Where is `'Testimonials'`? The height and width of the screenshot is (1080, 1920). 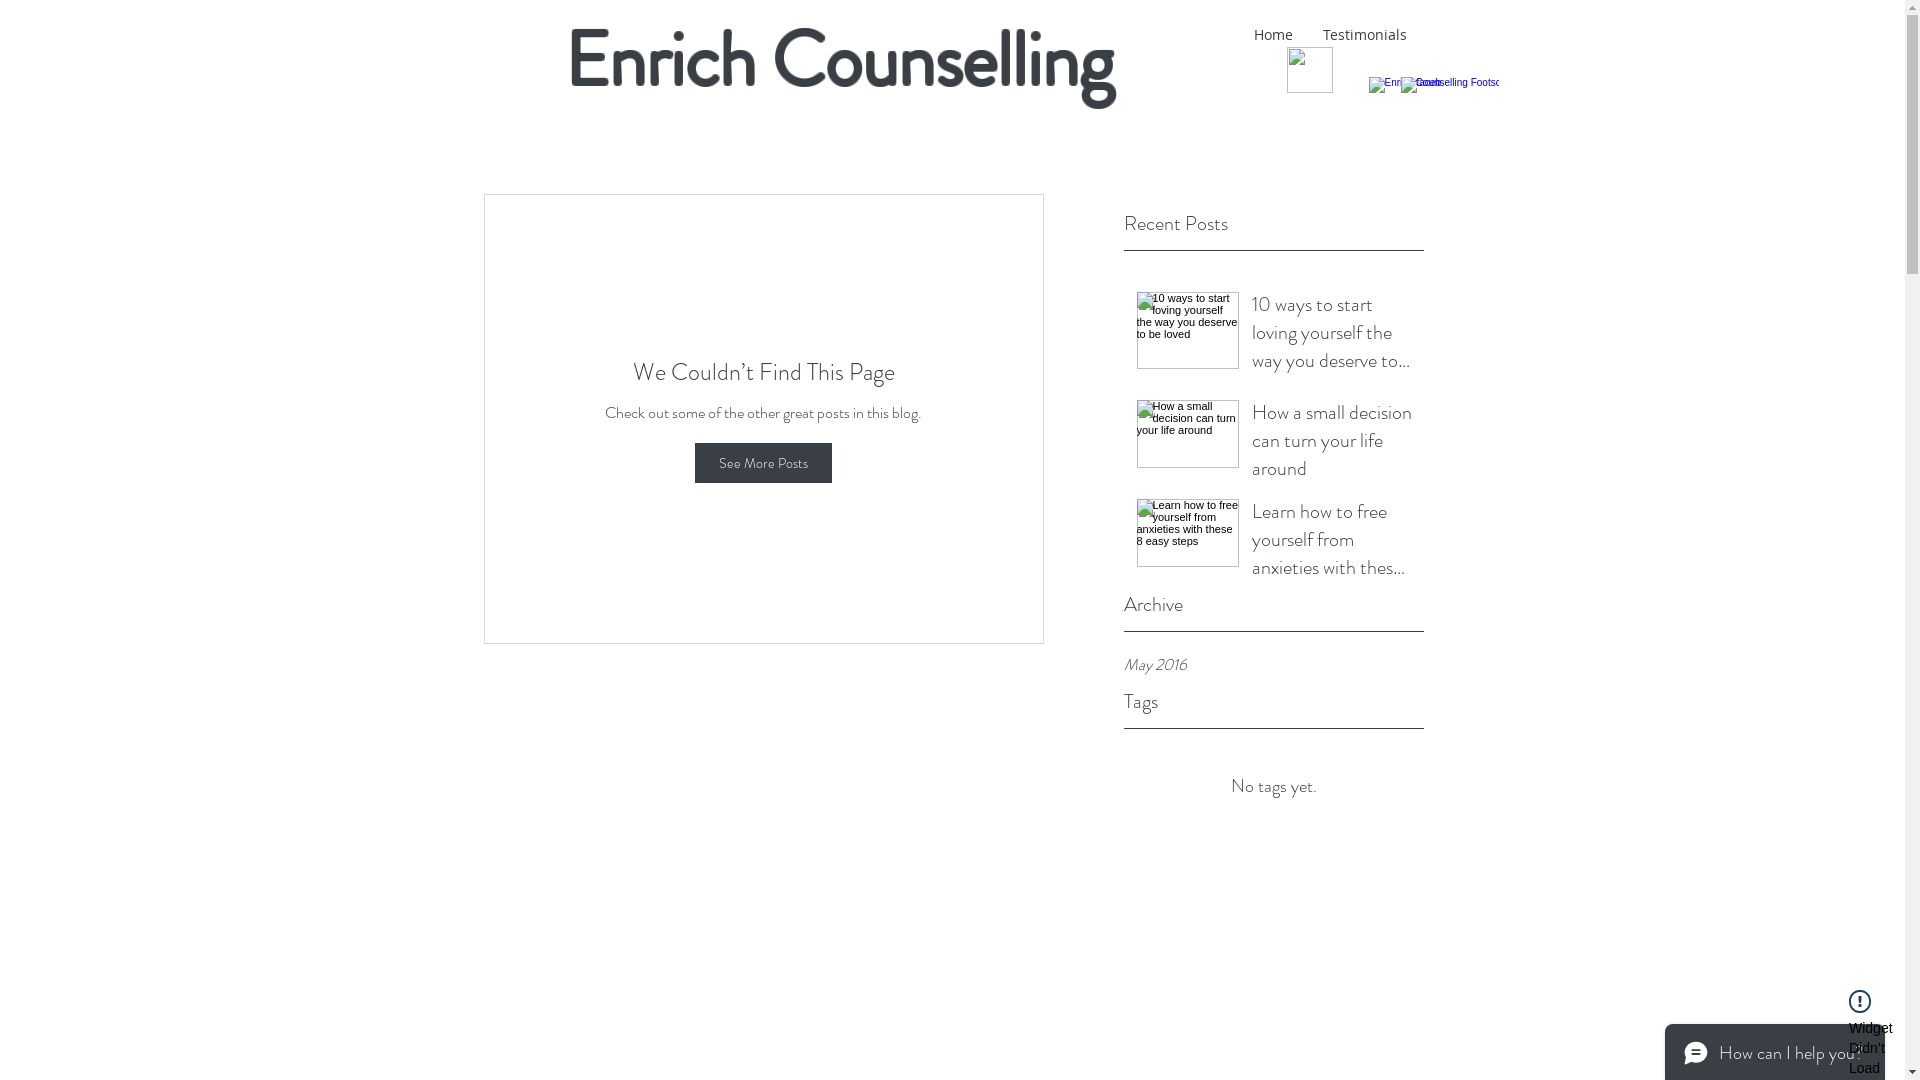
'Testimonials' is located at coordinates (1363, 34).